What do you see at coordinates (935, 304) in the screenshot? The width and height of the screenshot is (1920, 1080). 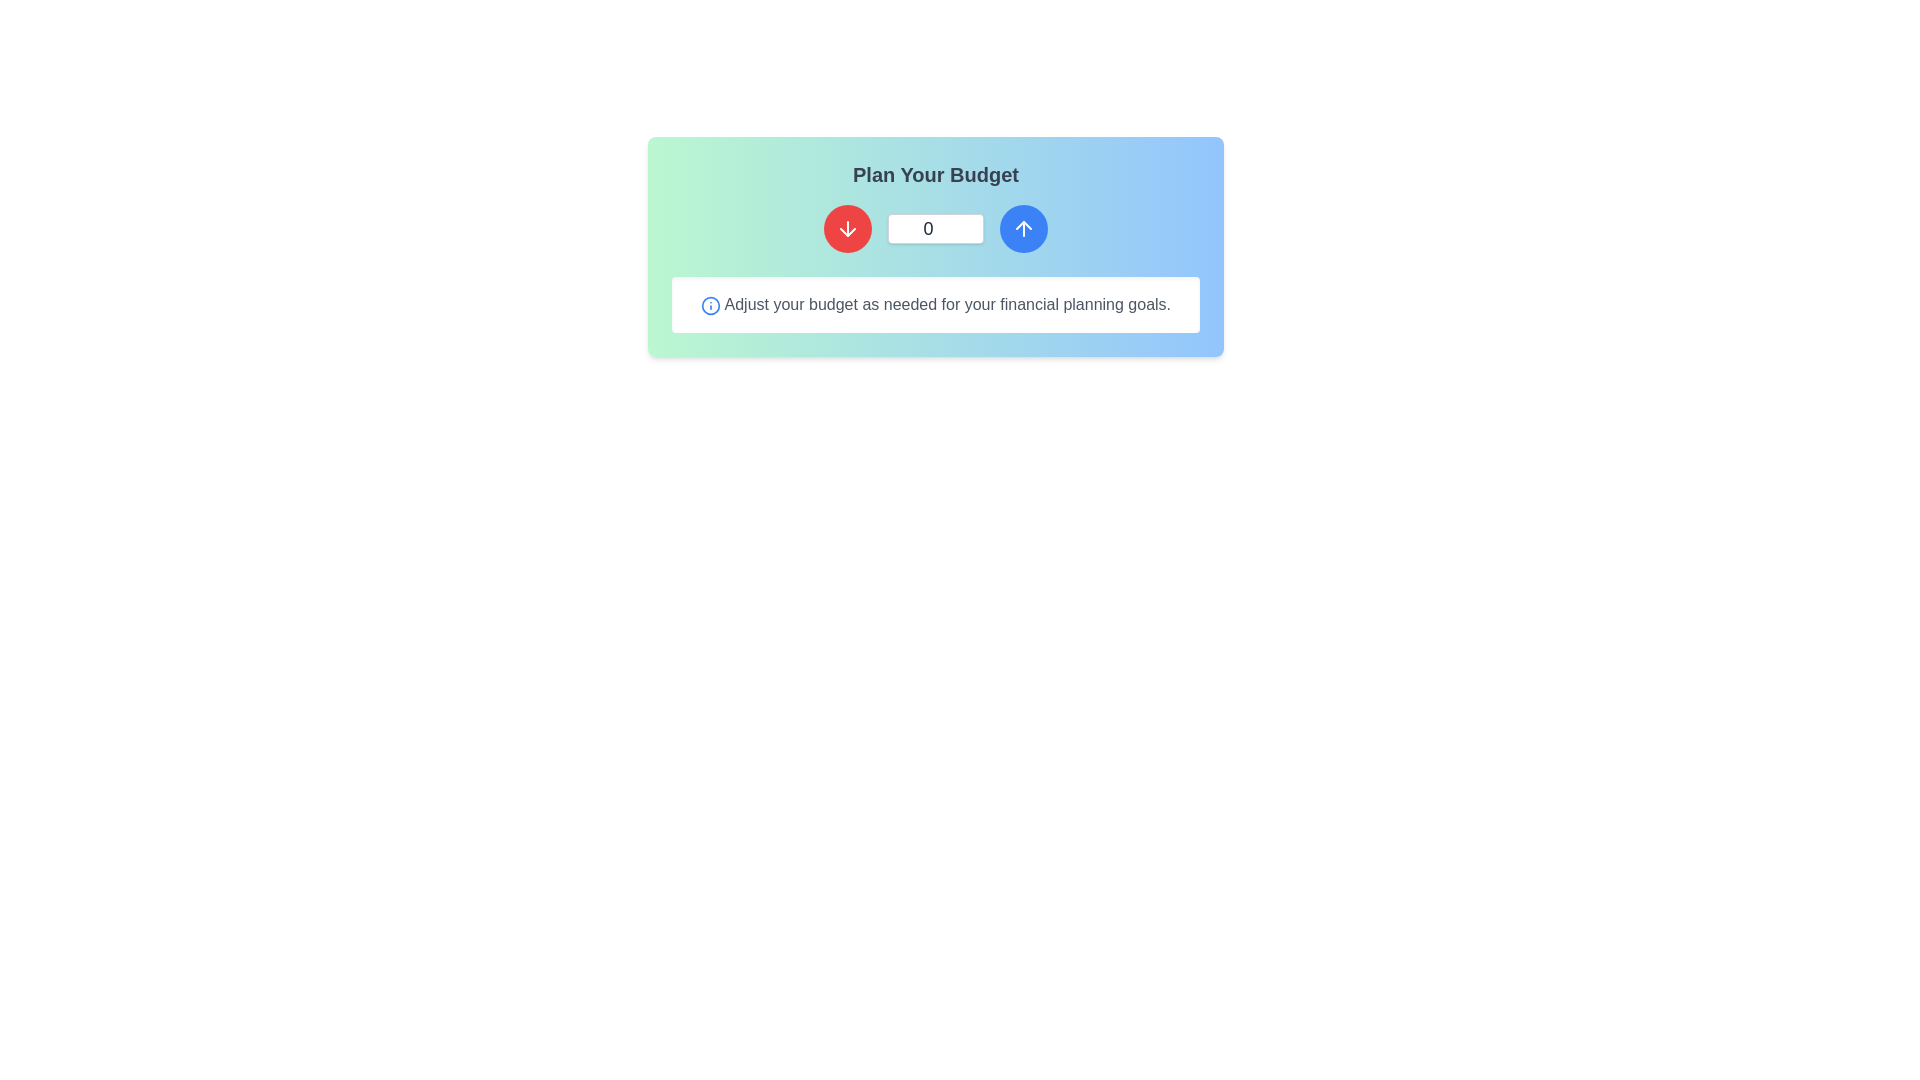 I see `the Informational Text with Icon that reads 'Adjust your budget as needed for your financial planning goals.' It is styled with light gray color and has a blue circular icon with an info symbol to its left, located in the bottom part of a rectangular panel` at bounding box center [935, 304].